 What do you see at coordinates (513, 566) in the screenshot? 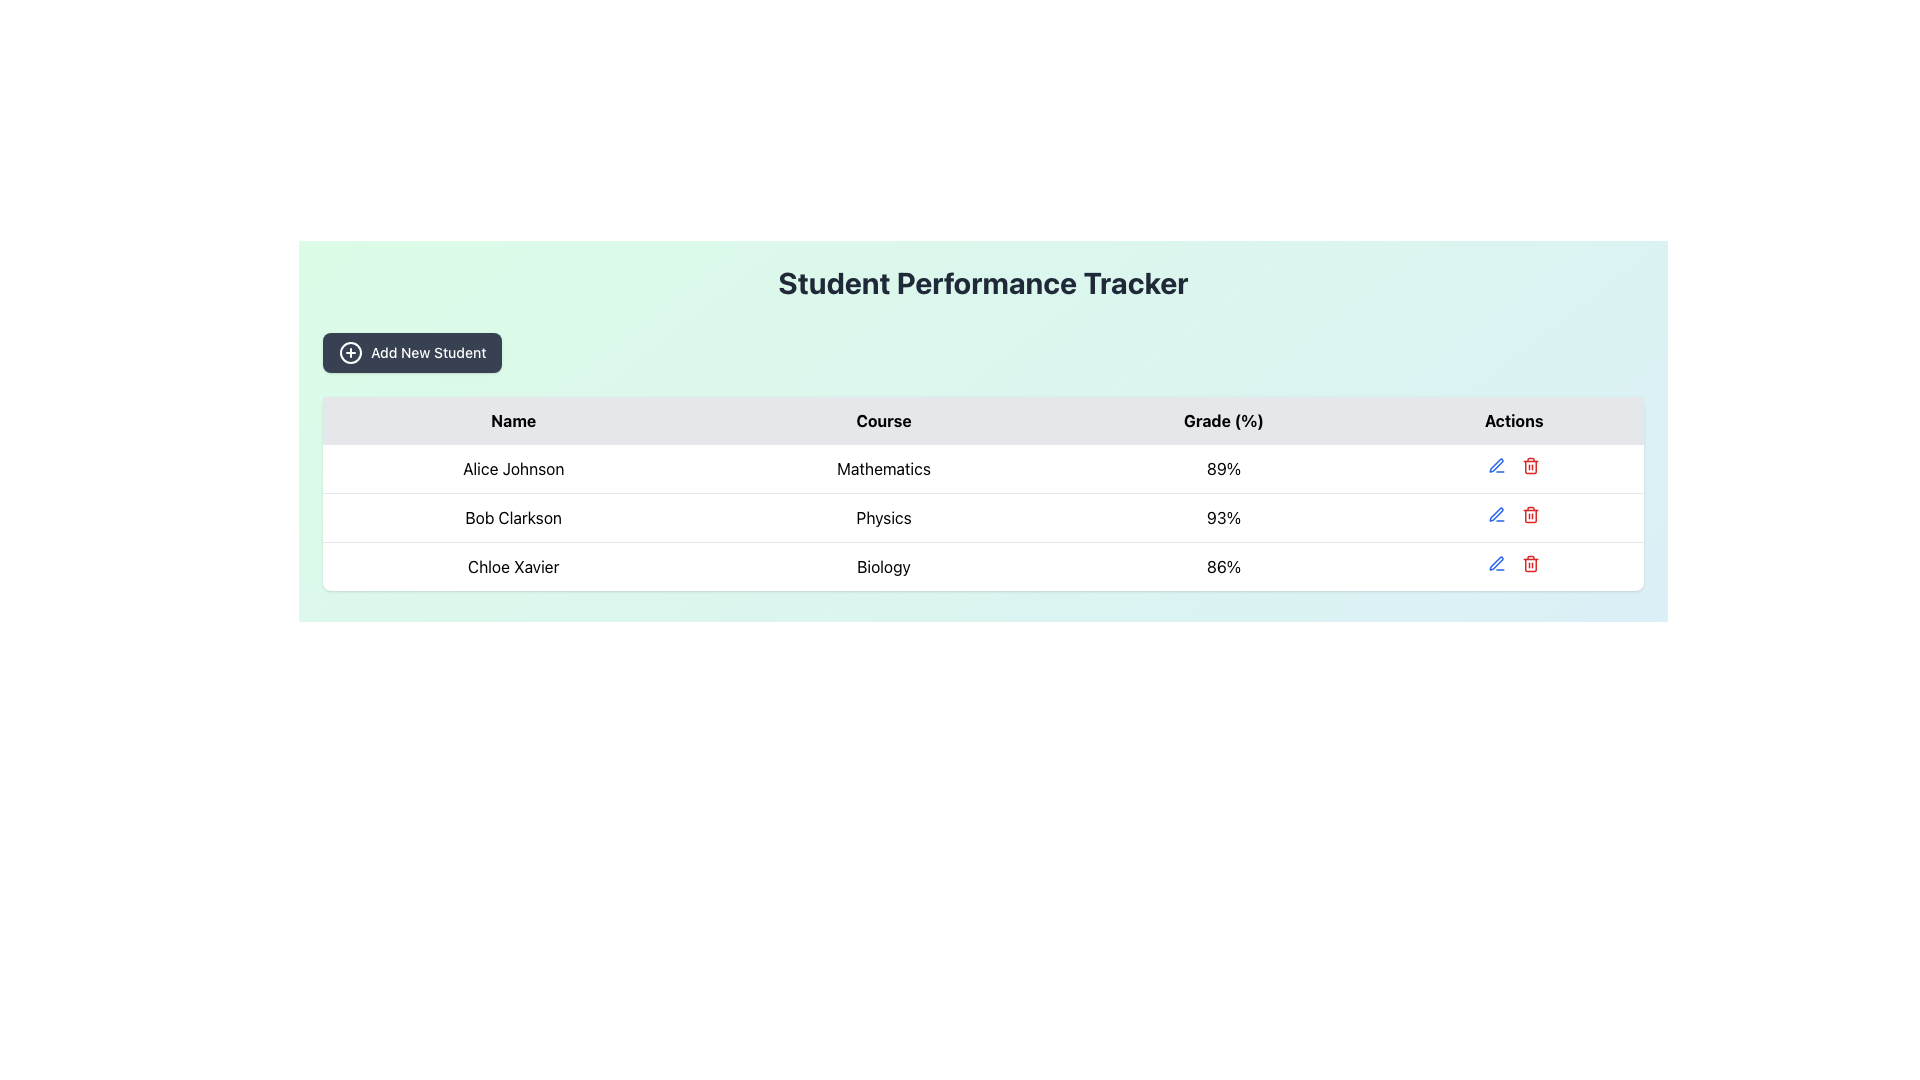
I see `the 'Name' text label of the student in the third row of the 'Student Performance Tracker' table` at bounding box center [513, 566].